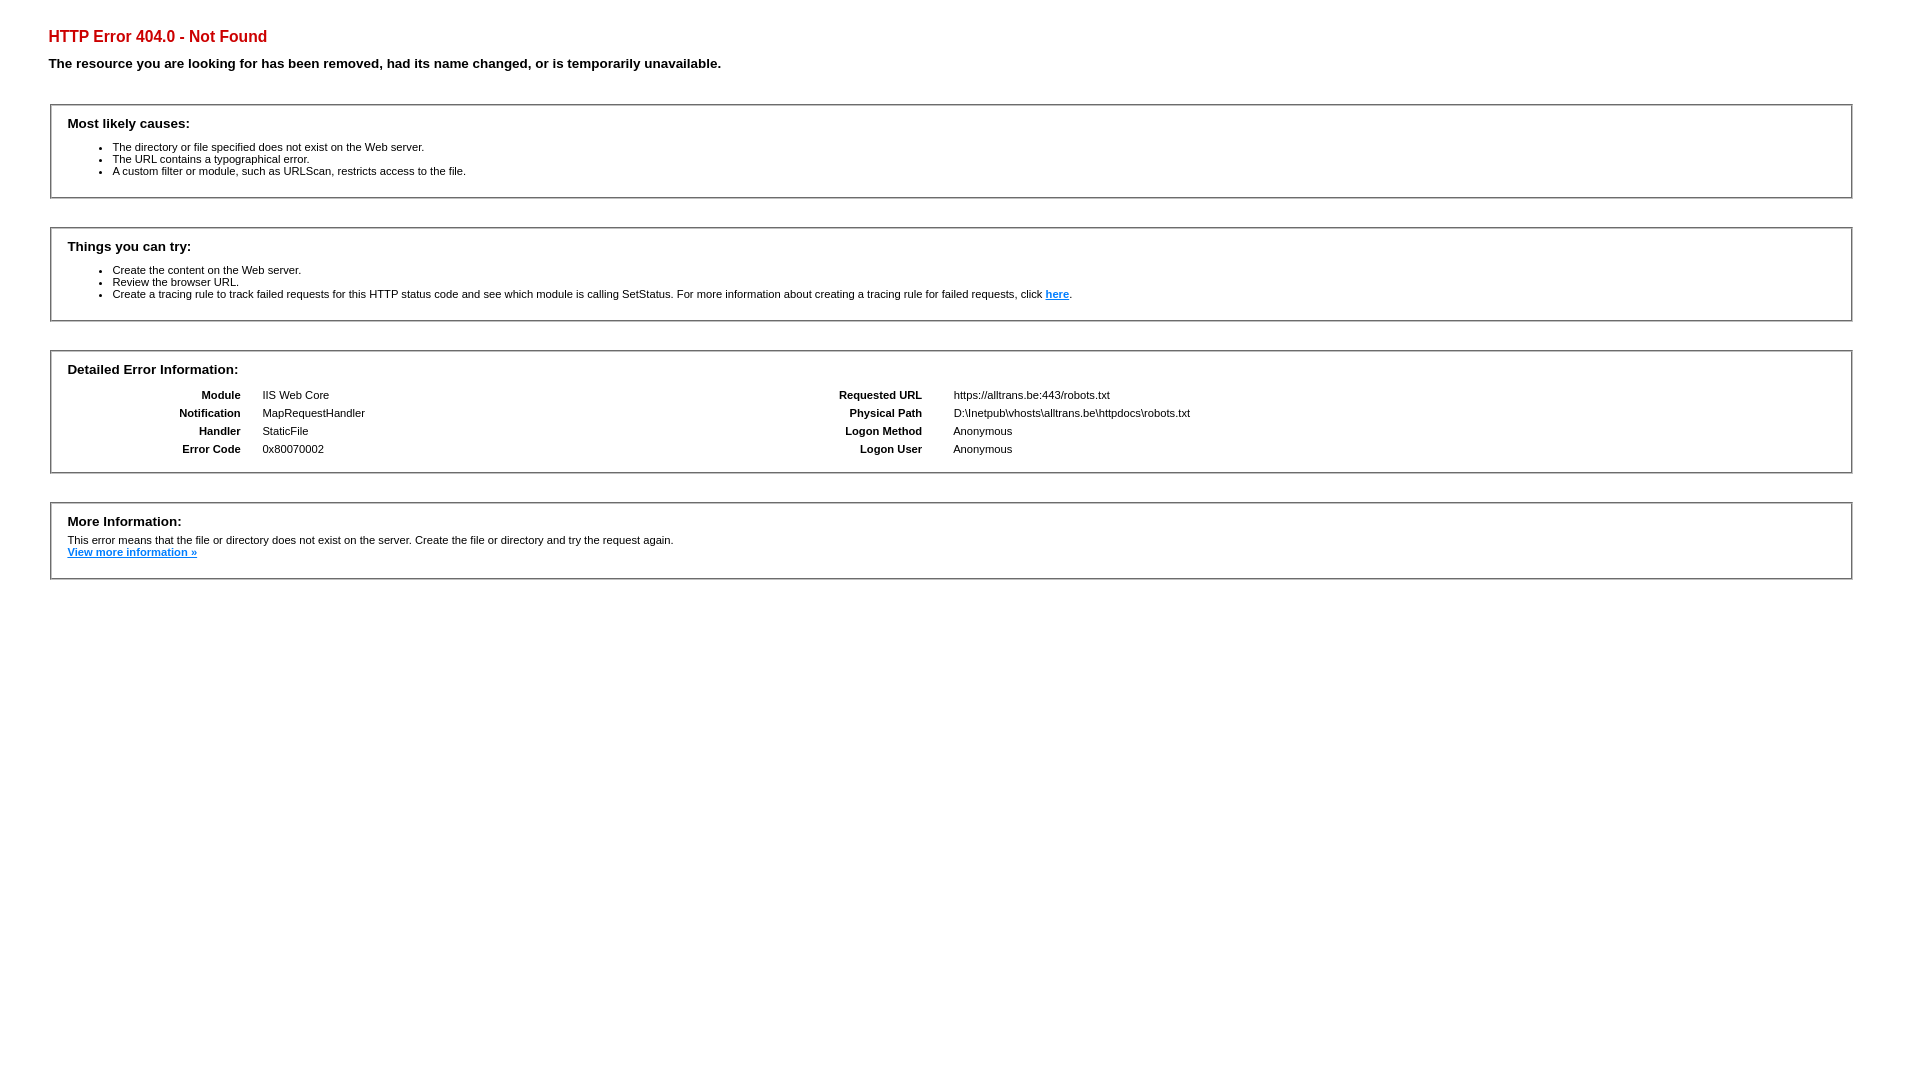  Describe the element at coordinates (1045, 293) in the screenshot. I see `'here'` at that location.